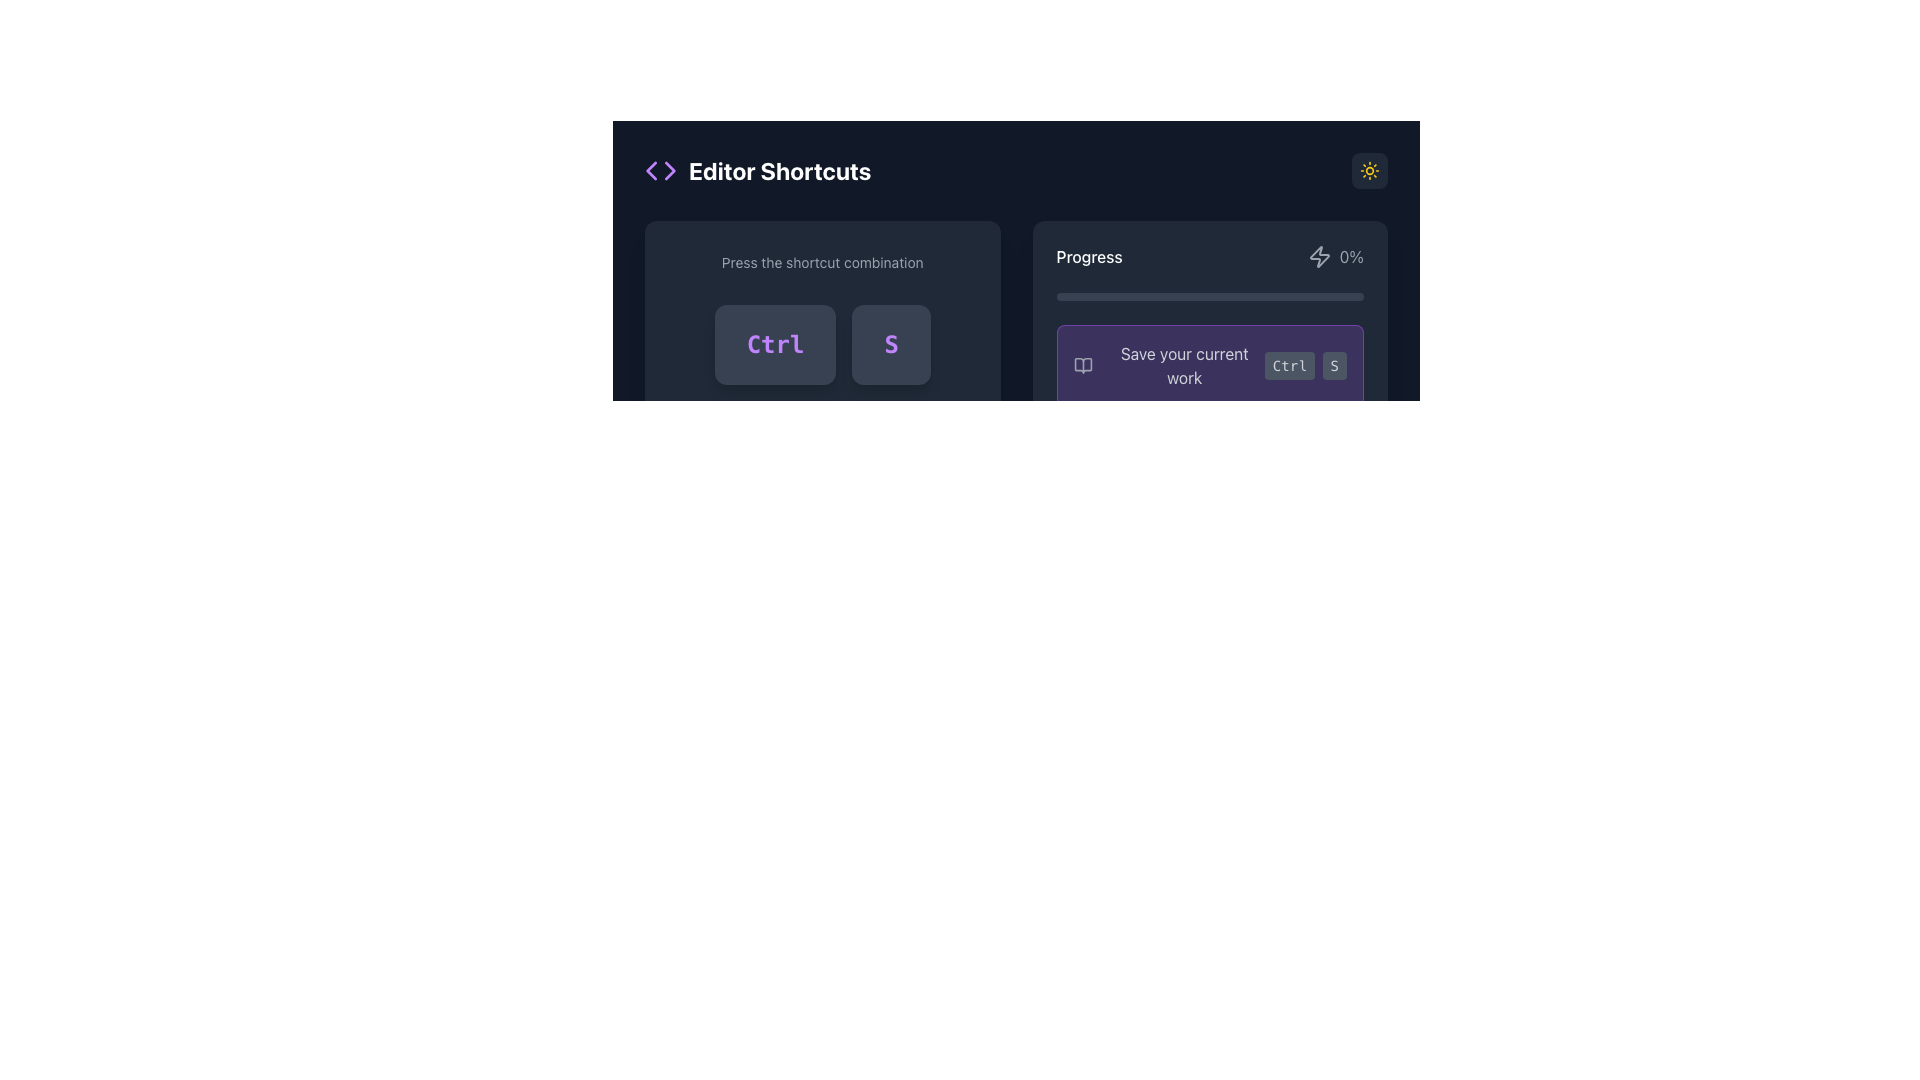  What do you see at coordinates (774, 343) in the screenshot?
I see `the 'Ctrl' key button displayed in the panel labeled 'Press the shortcut combination', which is the first button from the left` at bounding box center [774, 343].